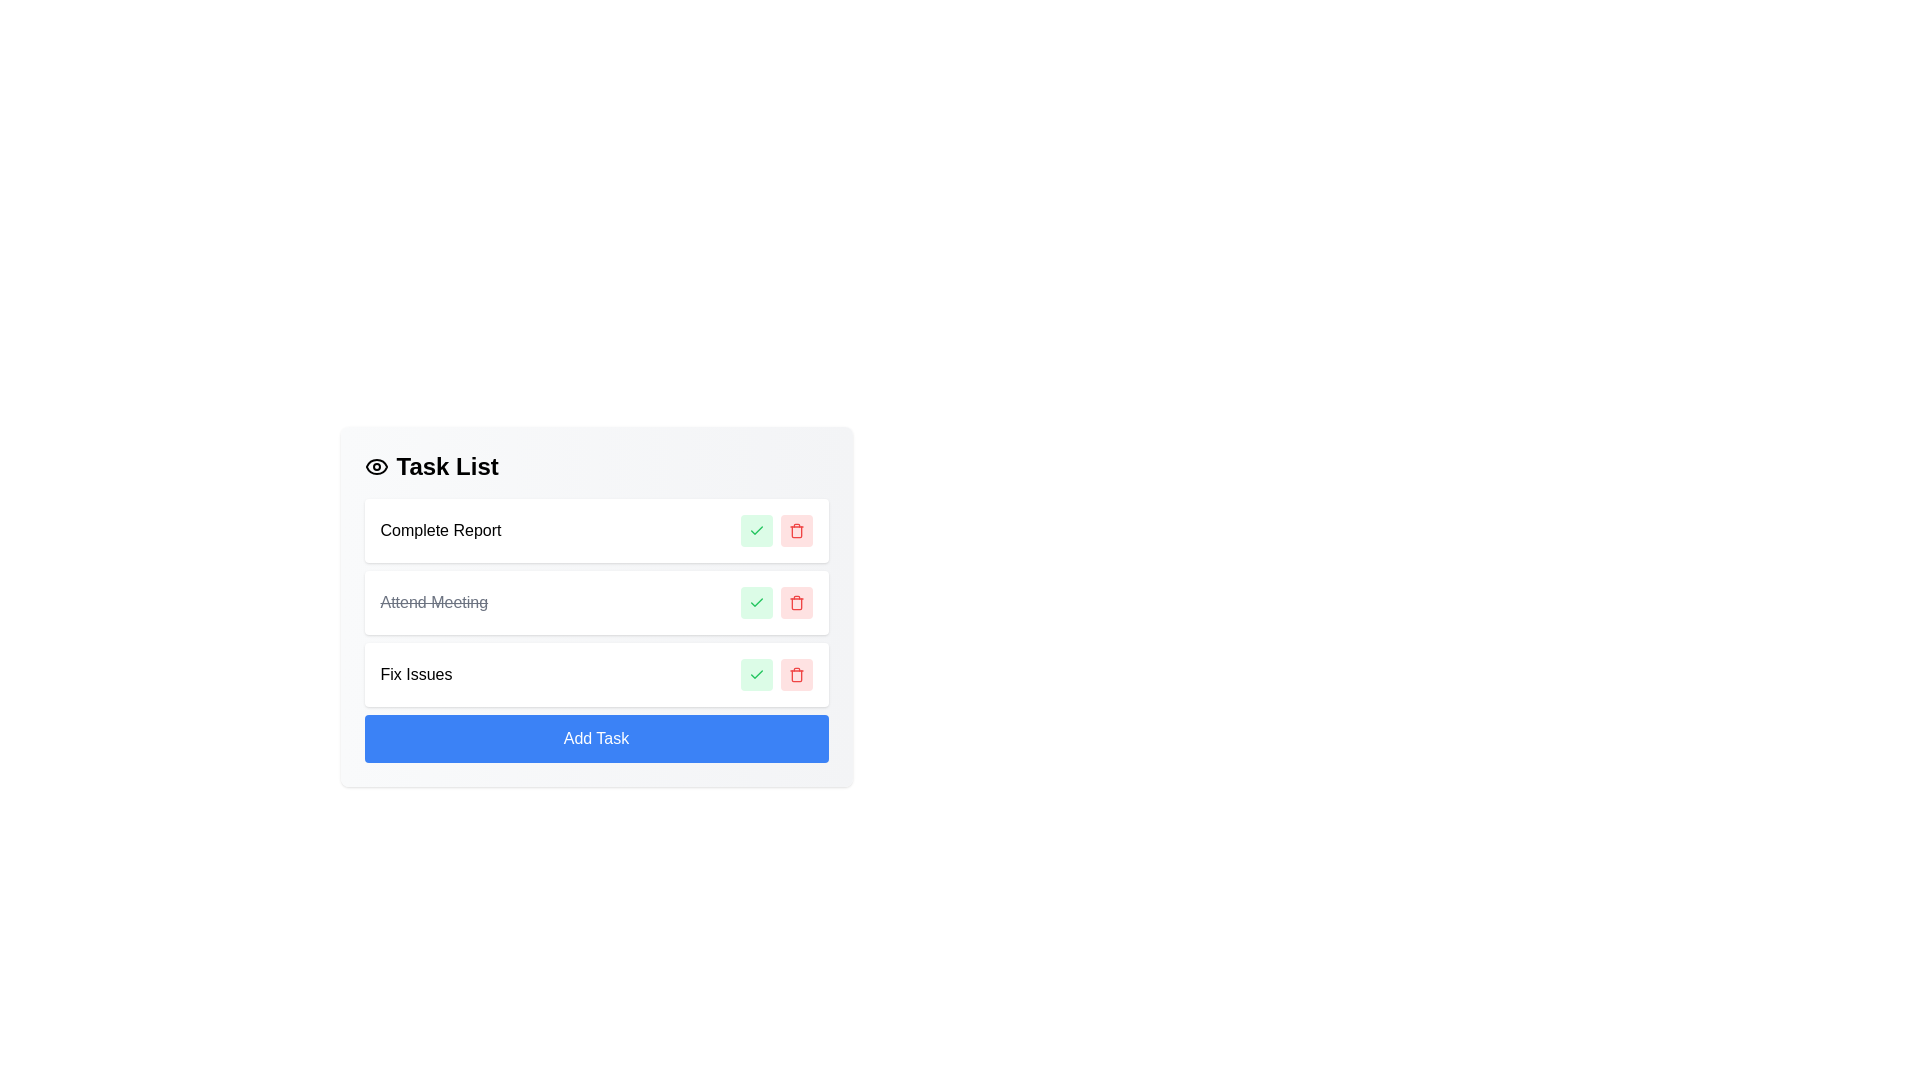 Image resolution: width=1920 pixels, height=1080 pixels. I want to click on the delete button for the task named Complete Report, so click(795, 530).